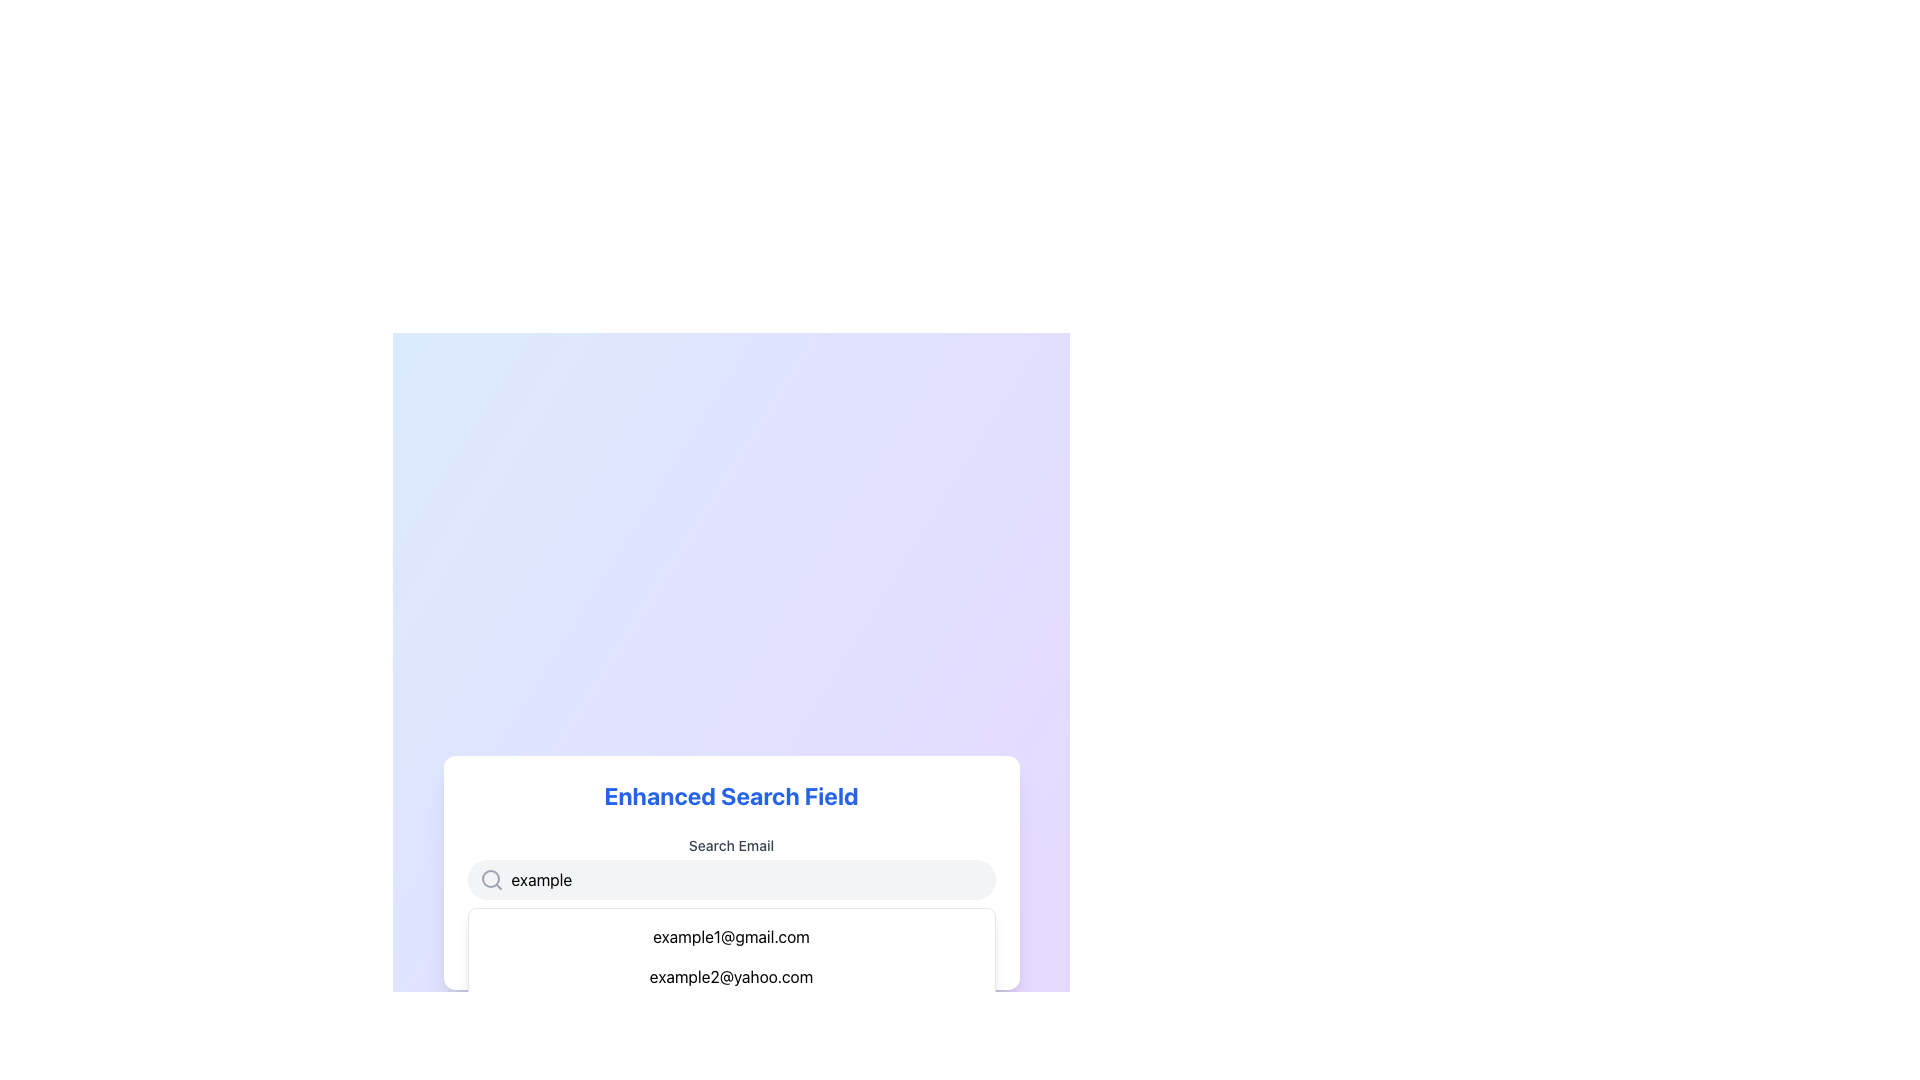 Image resolution: width=1920 pixels, height=1080 pixels. What do you see at coordinates (730, 976) in the screenshot?
I see `the second option in the dropdown menu for email selection` at bounding box center [730, 976].